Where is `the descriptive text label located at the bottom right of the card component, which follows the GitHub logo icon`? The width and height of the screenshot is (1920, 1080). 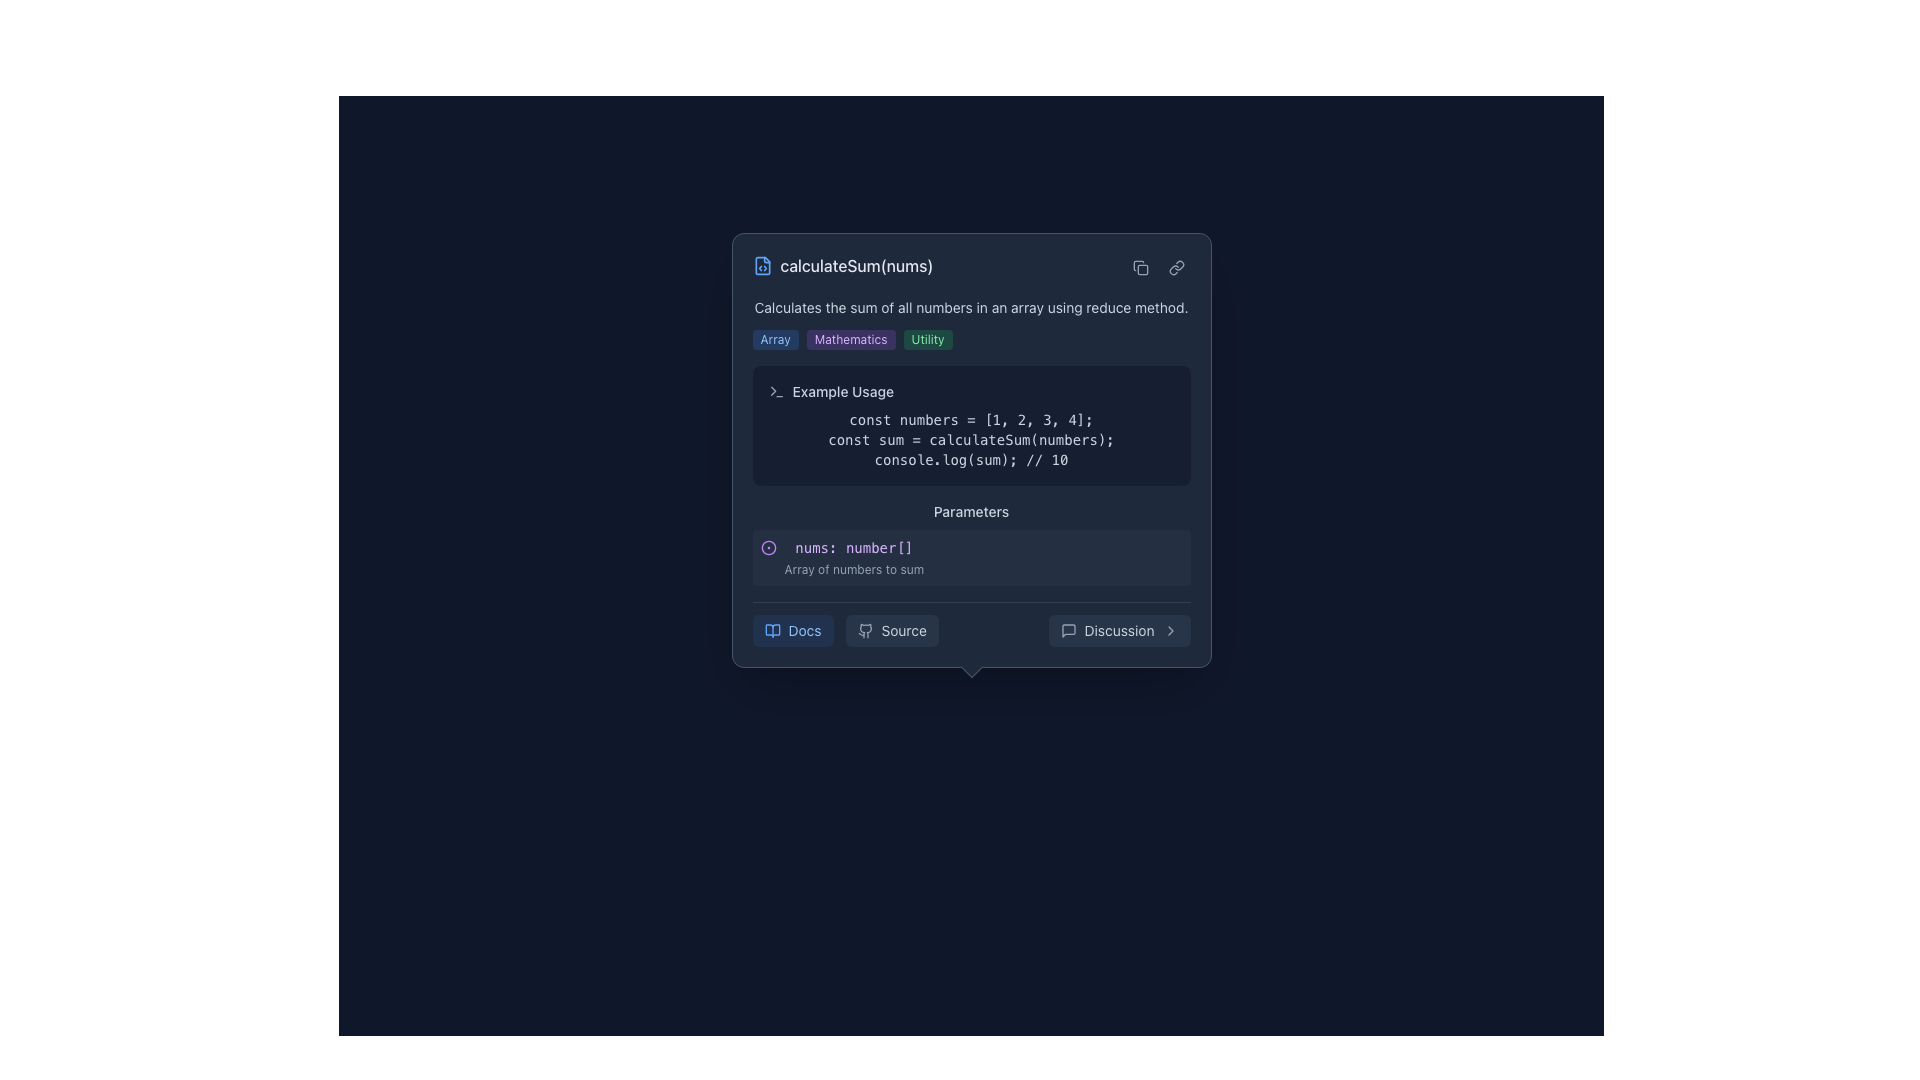
the descriptive text label located at the bottom right of the card component, which follows the GitHub logo icon is located at coordinates (903, 631).